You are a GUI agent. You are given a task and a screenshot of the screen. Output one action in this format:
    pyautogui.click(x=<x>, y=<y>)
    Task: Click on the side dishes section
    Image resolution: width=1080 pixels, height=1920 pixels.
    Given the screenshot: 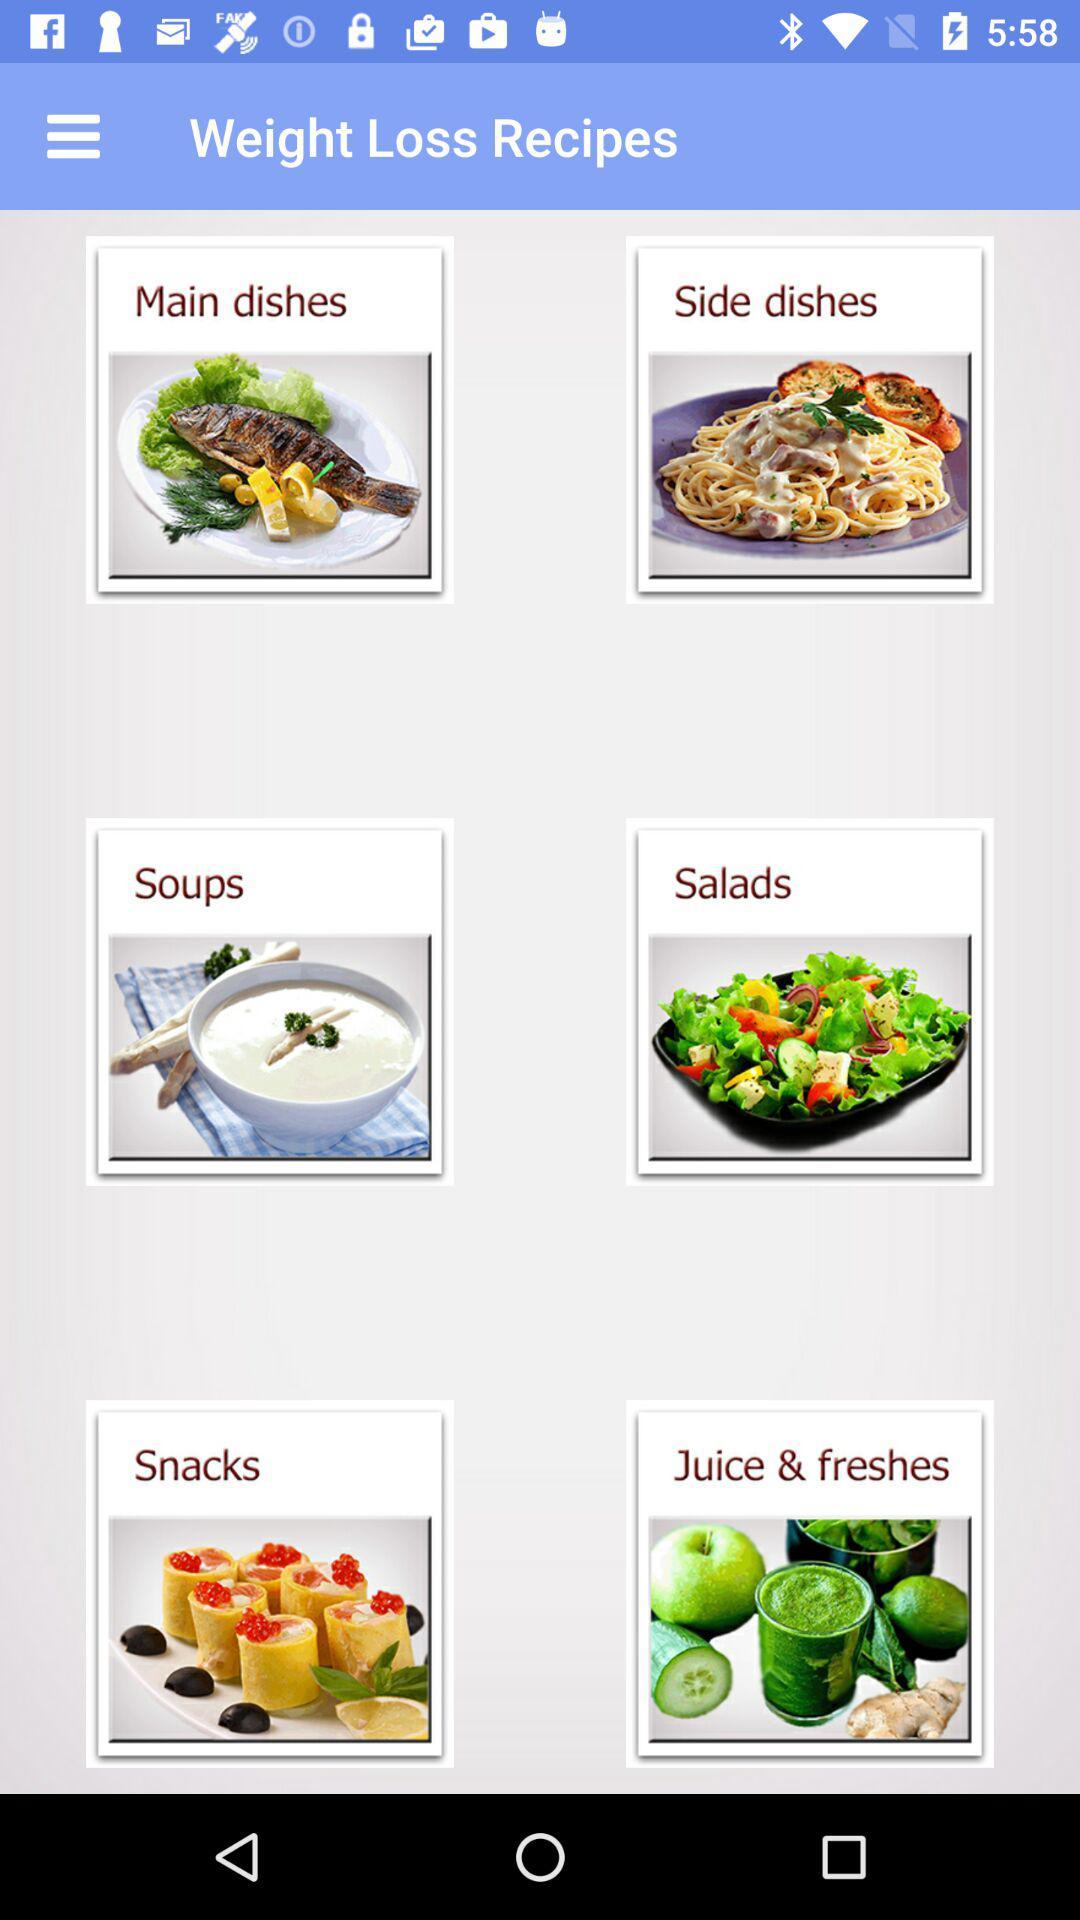 What is the action you would take?
    pyautogui.click(x=810, y=419)
    